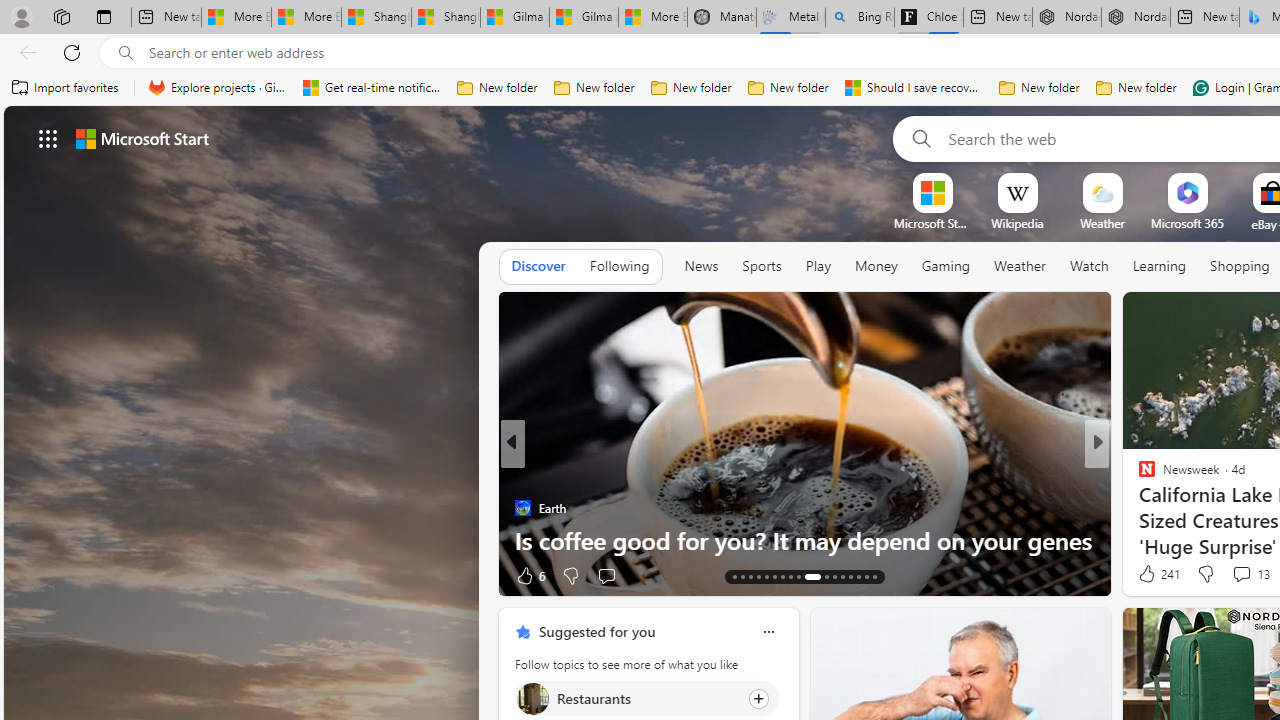  What do you see at coordinates (733, 577) in the screenshot?
I see `'AutomationID: tab-13'` at bounding box center [733, 577].